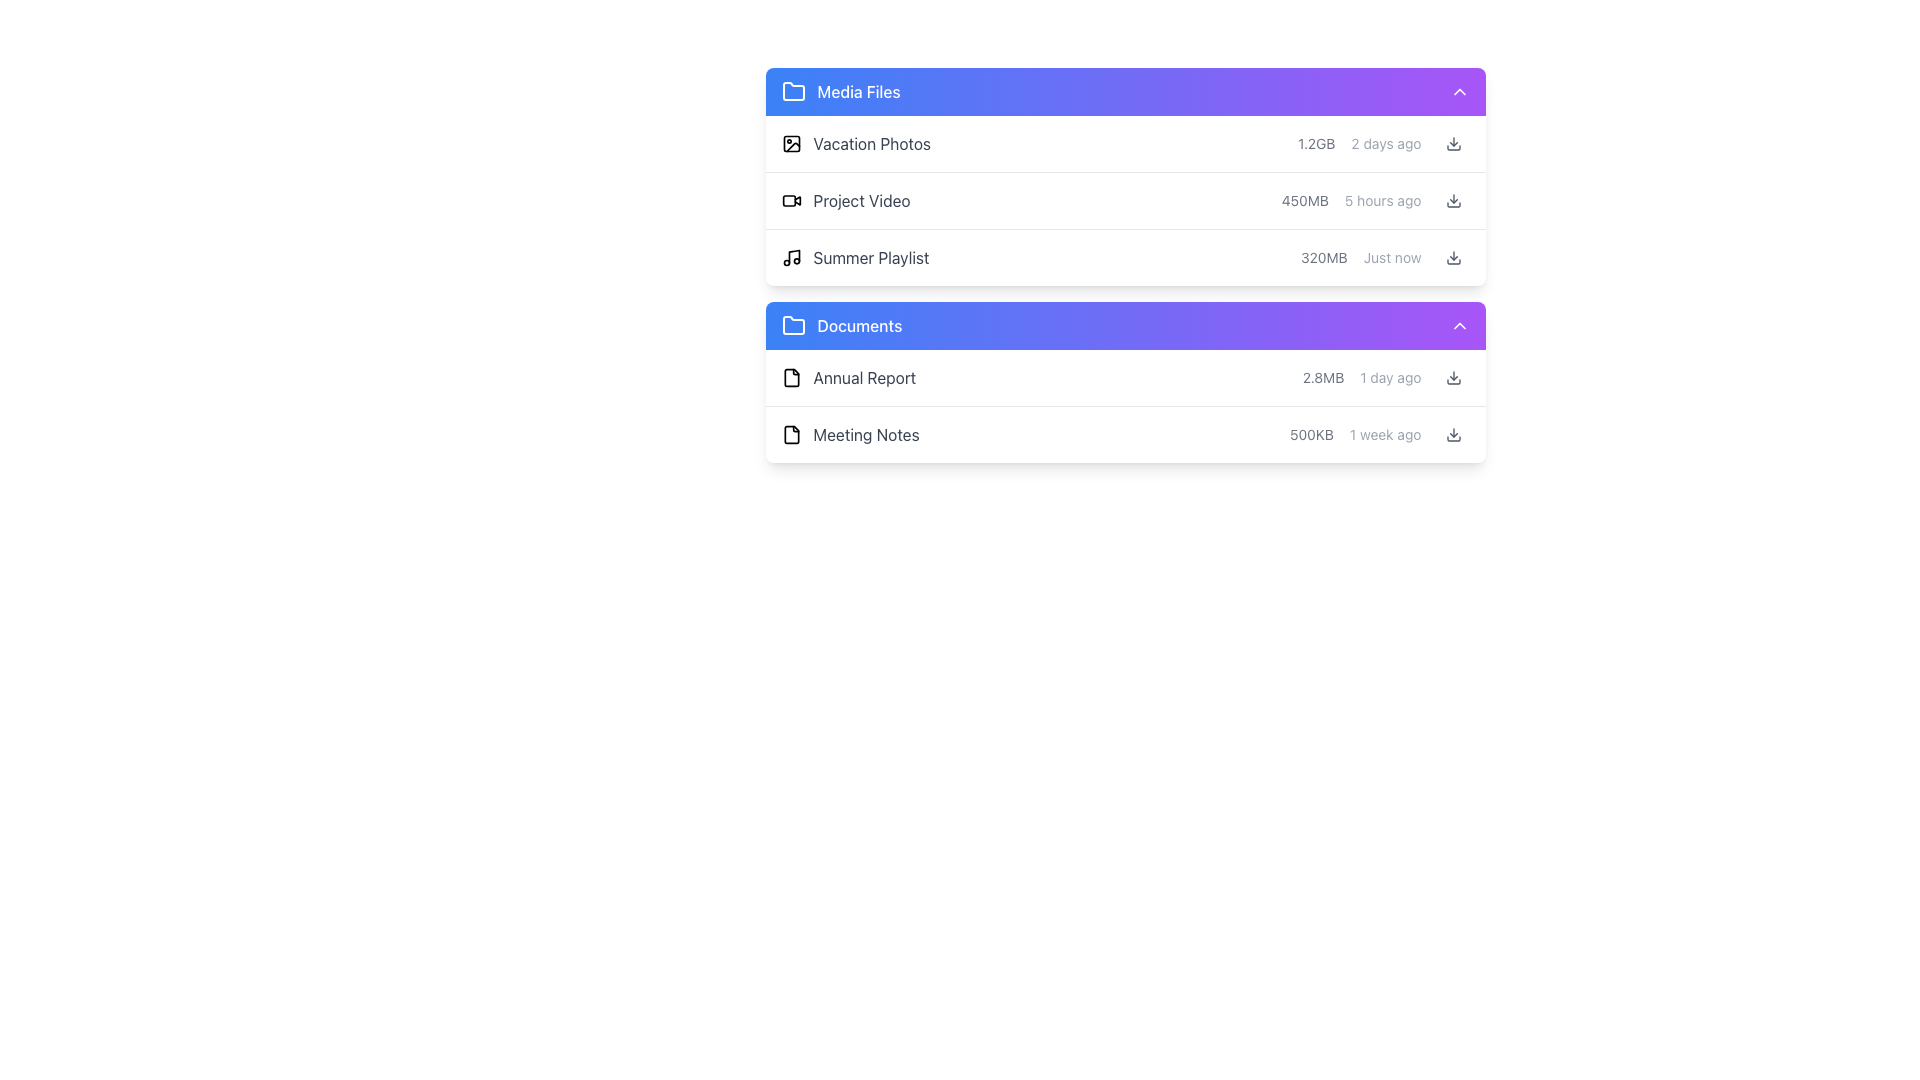  I want to click on the static text element that provides the timestamp or metadata for the associated file, located between '1.2GB' and a download button in the 'Media Files' section, so click(1385, 142).